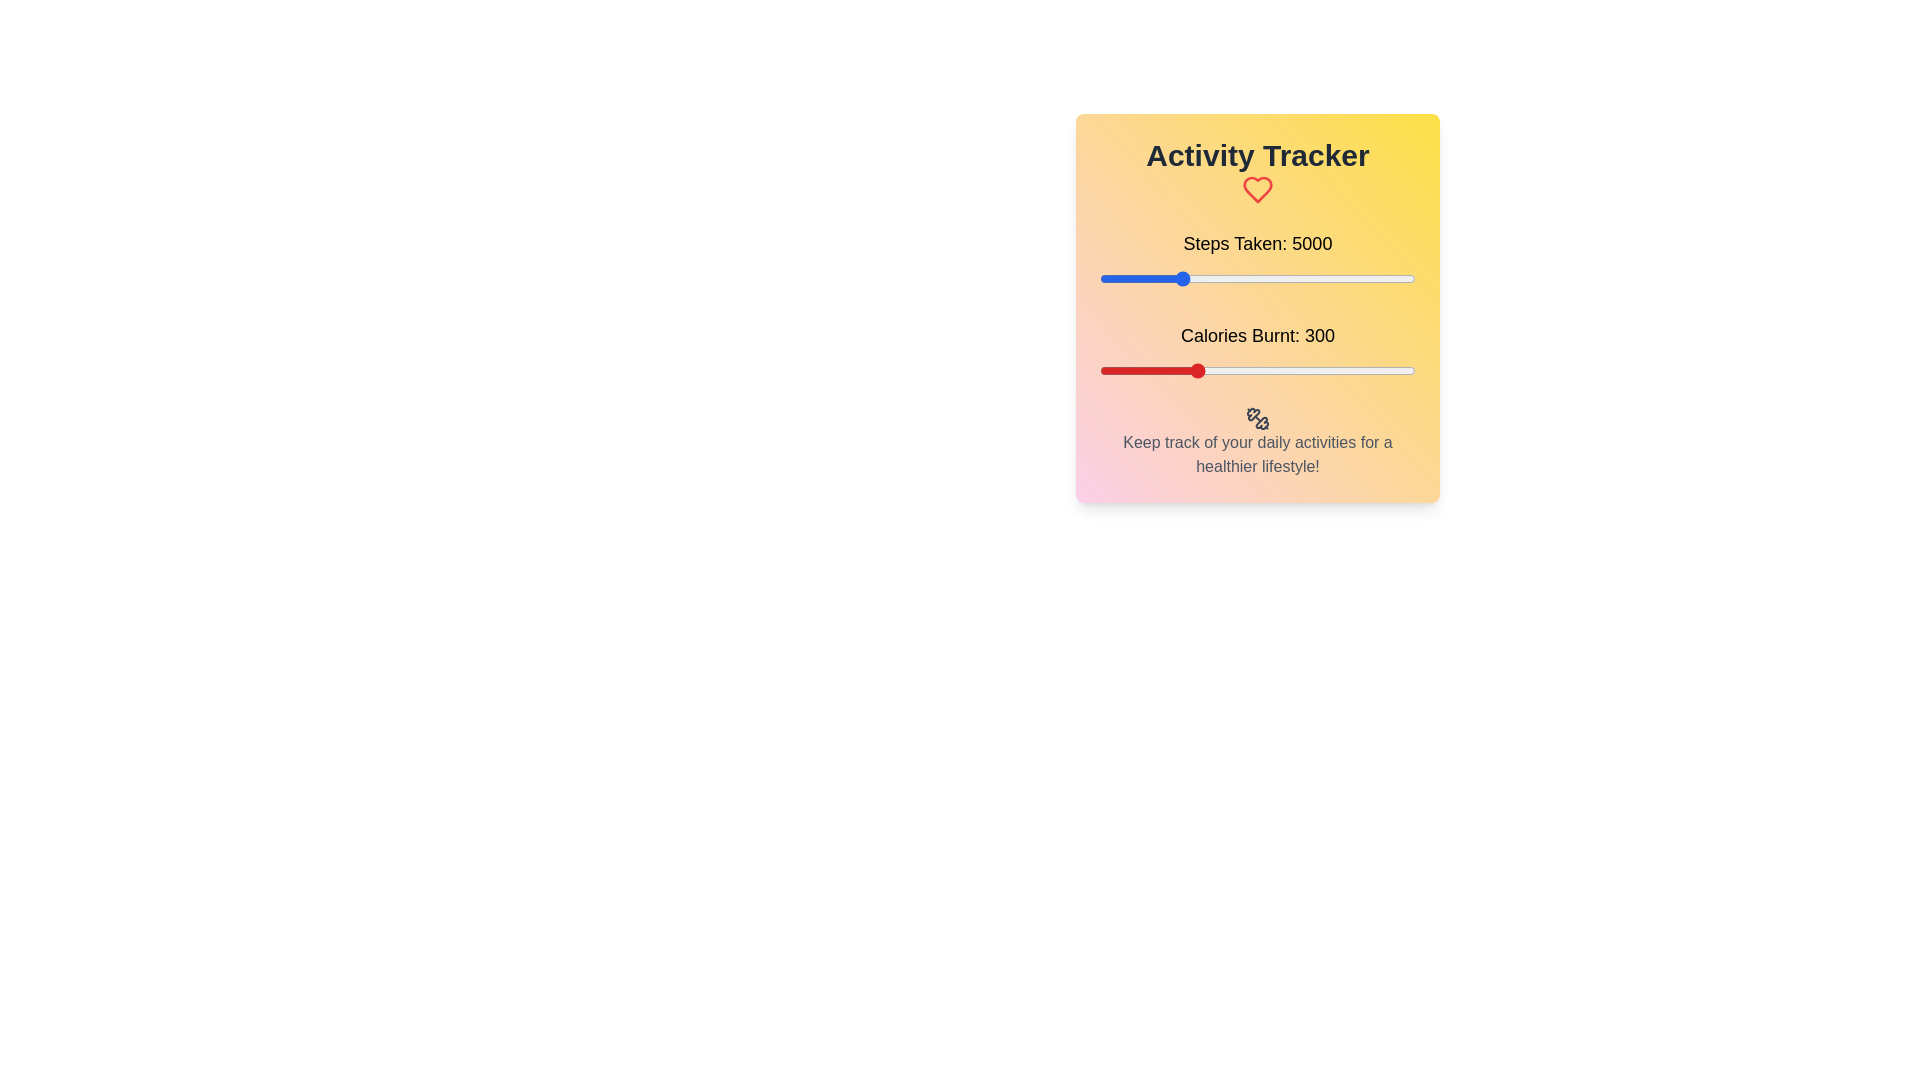 Image resolution: width=1920 pixels, height=1080 pixels. I want to click on the horizontal slider located below the 'Steps Taken: 5000' text to set the value, so click(1256, 278).